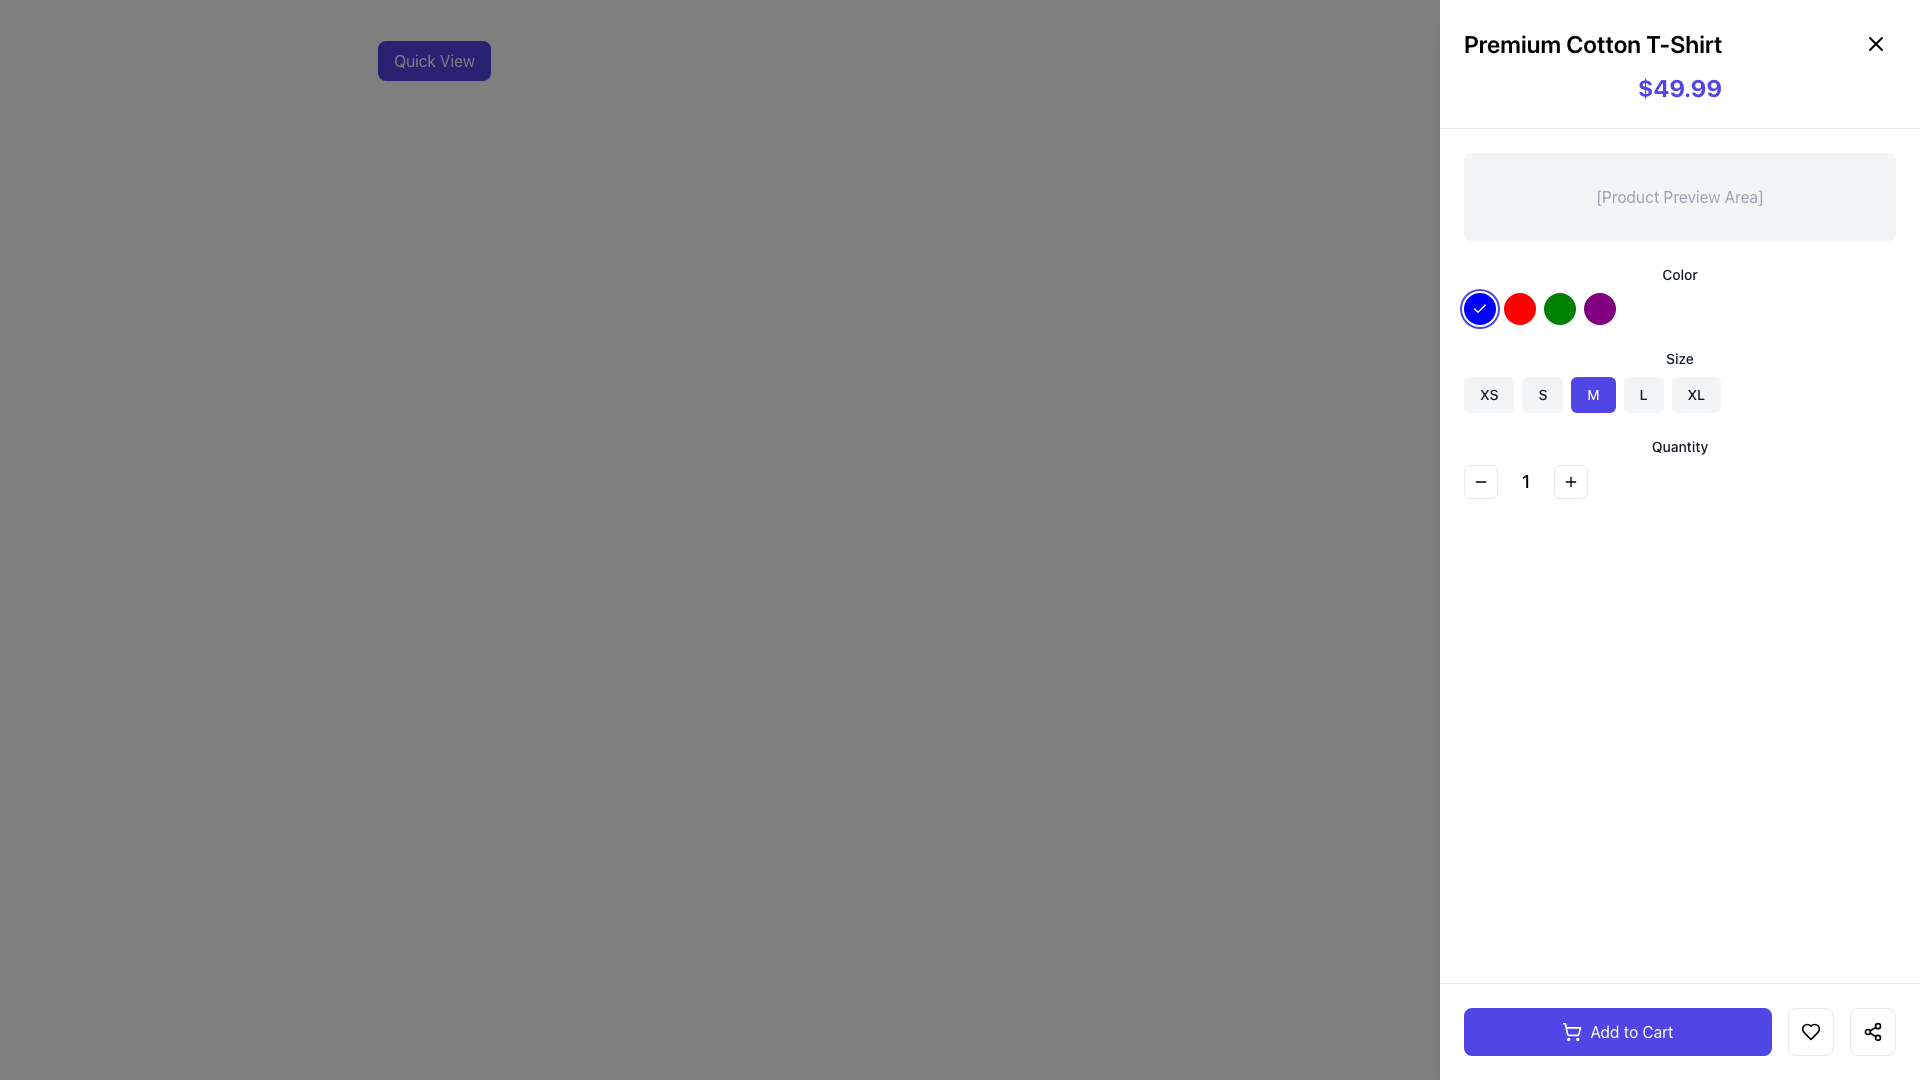 The image size is (1920, 1080). I want to click on the decrement button located to the immediate left of the numeric quantity display in the quantity selector interface to reduce the displayed value, so click(1481, 482).